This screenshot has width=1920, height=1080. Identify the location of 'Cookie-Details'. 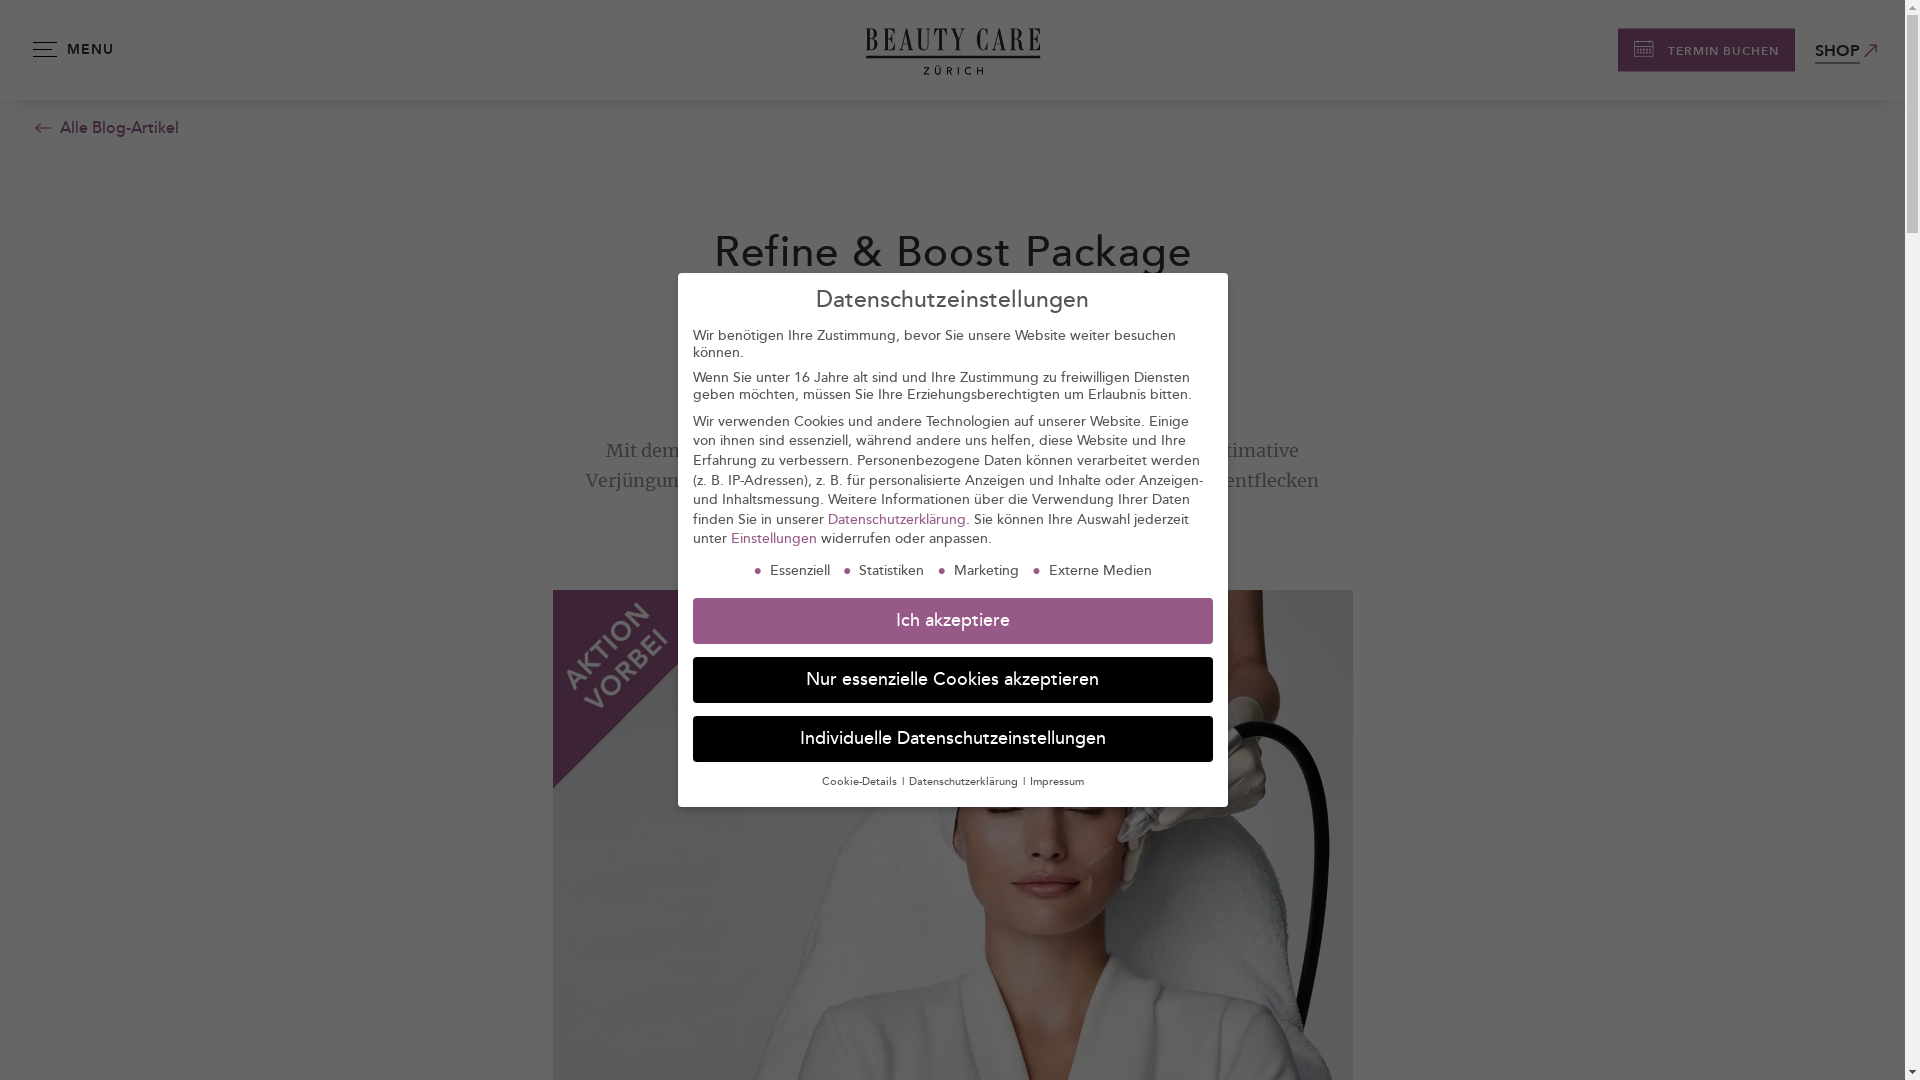
(821, 780).